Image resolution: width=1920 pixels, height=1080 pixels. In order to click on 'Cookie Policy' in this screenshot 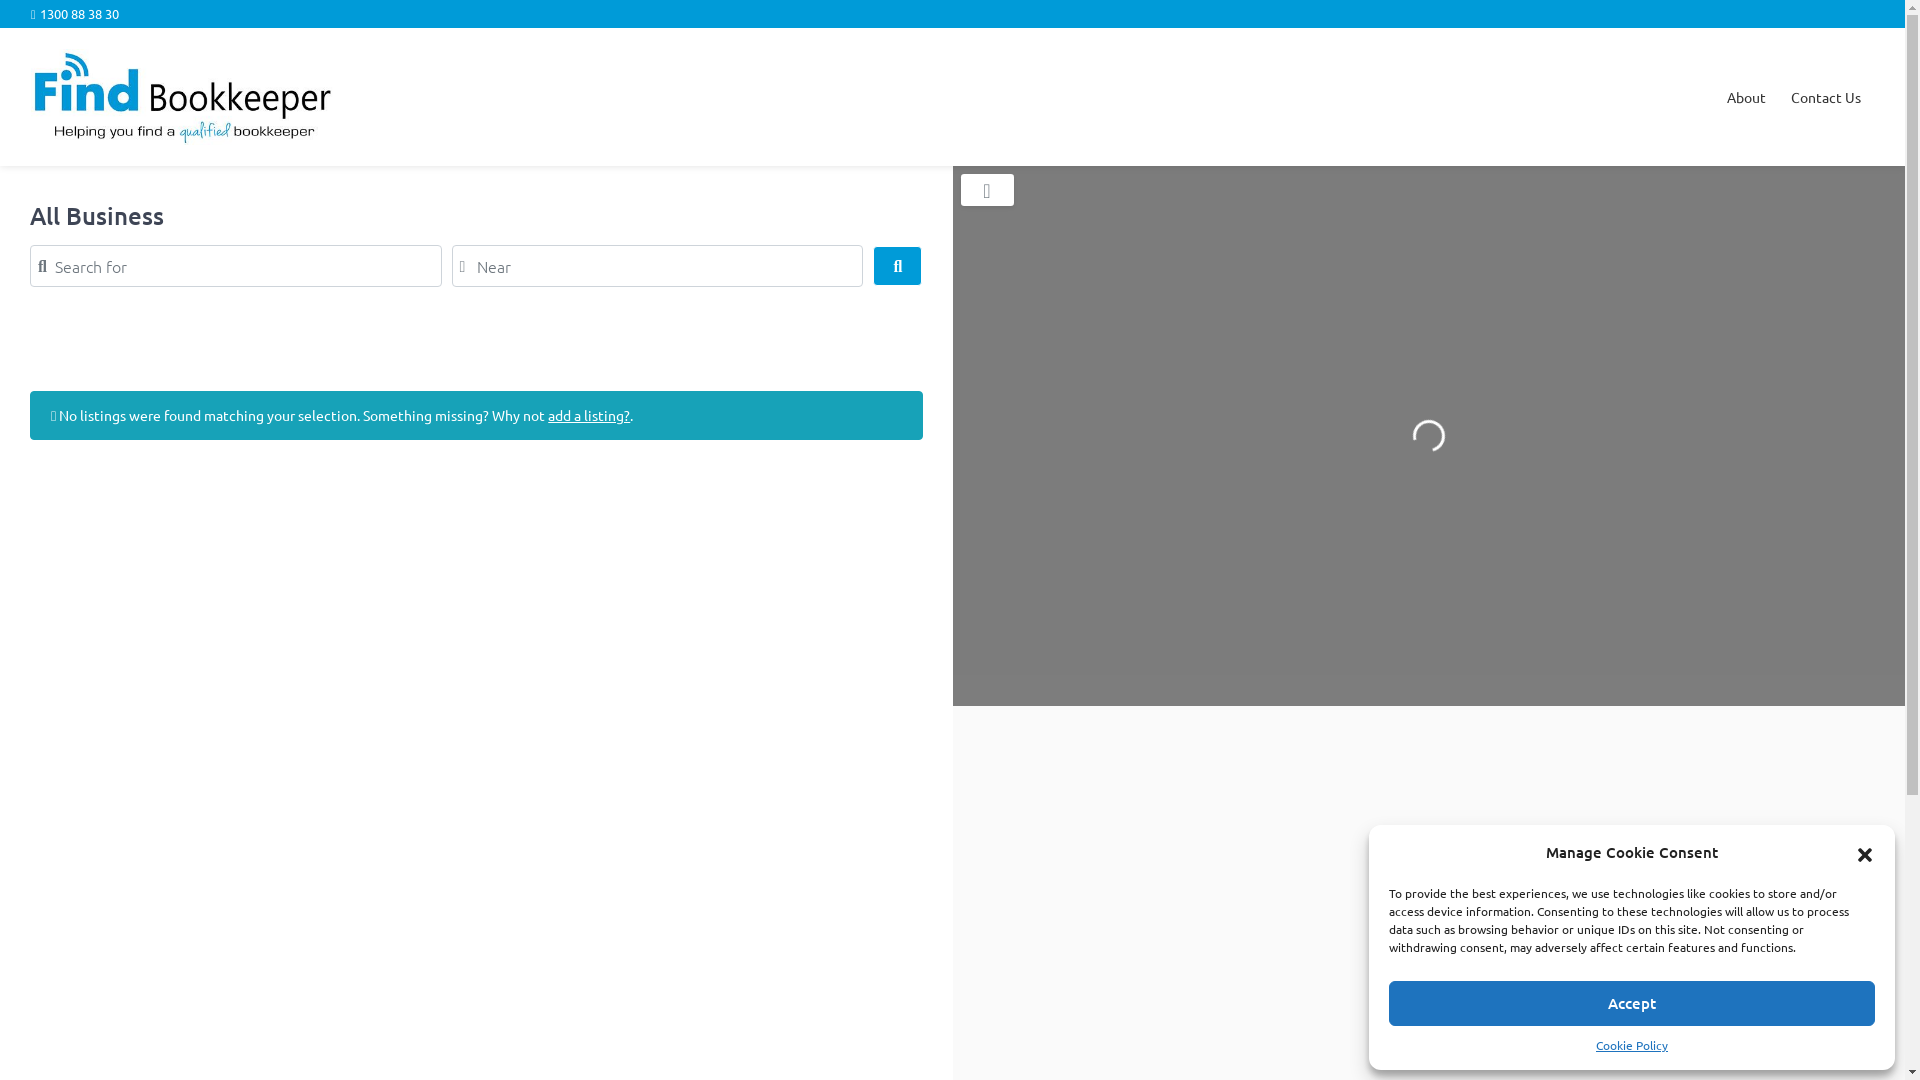, I will do `click(1632, 1044)`.